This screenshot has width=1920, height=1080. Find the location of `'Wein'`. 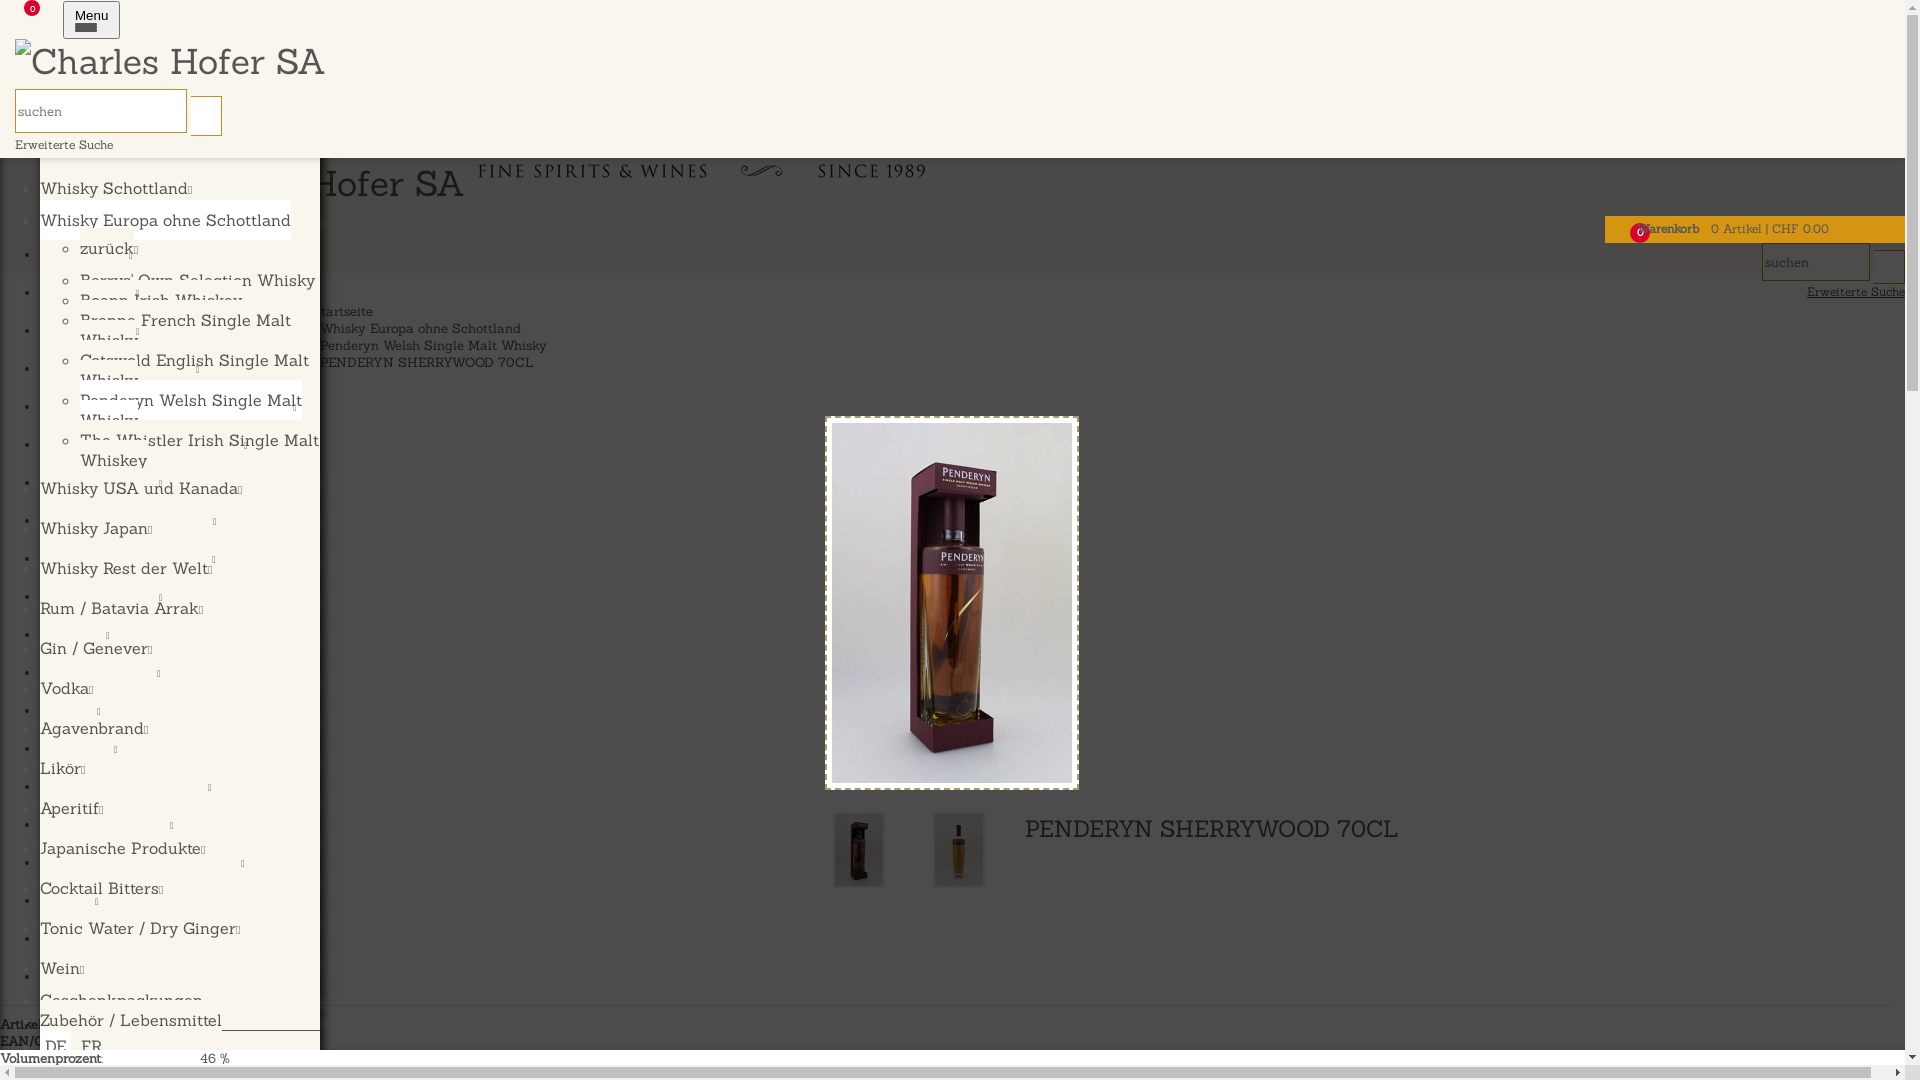

'Wein' is located at coordinates (62, 967).